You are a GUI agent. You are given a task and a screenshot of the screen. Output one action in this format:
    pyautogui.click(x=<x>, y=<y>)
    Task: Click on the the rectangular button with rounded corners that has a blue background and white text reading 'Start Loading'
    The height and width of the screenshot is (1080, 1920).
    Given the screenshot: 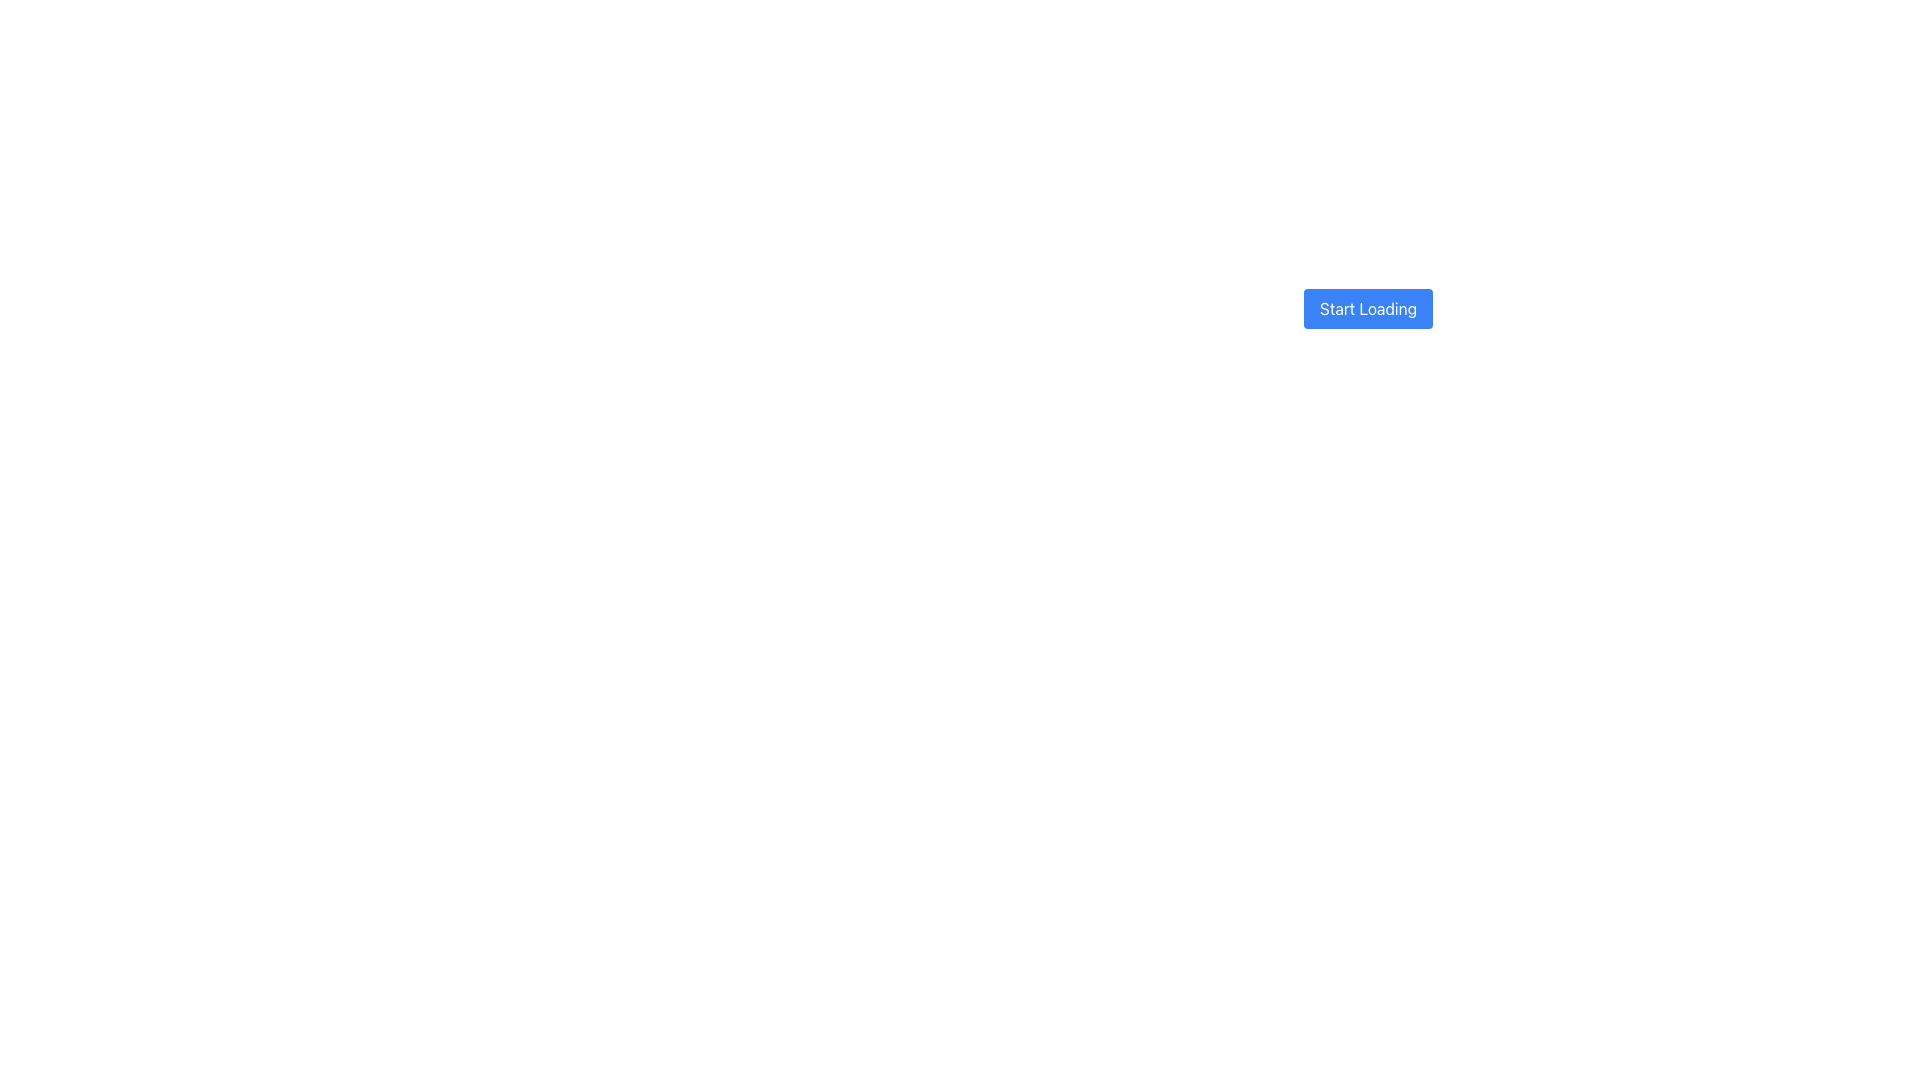 What is the action you would take?
    pyautogui.click(x=1367, y=300)
    